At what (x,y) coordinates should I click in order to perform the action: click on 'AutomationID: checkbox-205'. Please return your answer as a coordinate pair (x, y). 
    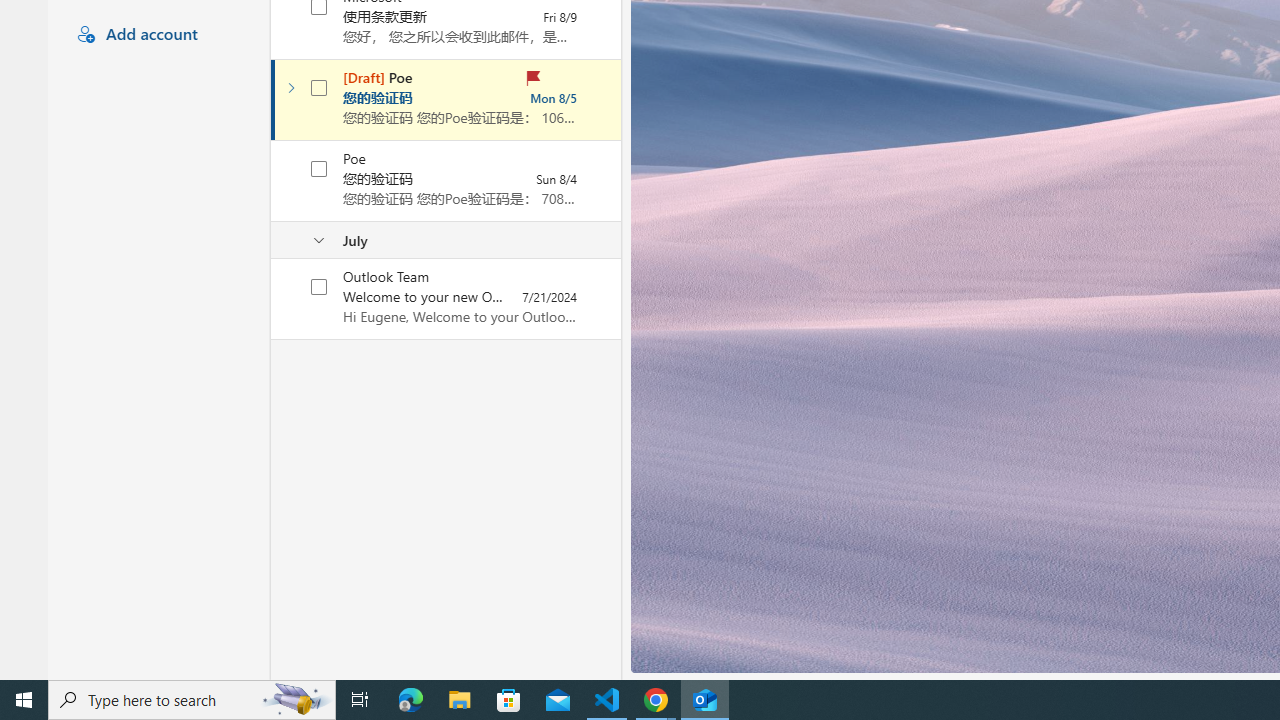
    Looking at the image, I should click on (320, 86).